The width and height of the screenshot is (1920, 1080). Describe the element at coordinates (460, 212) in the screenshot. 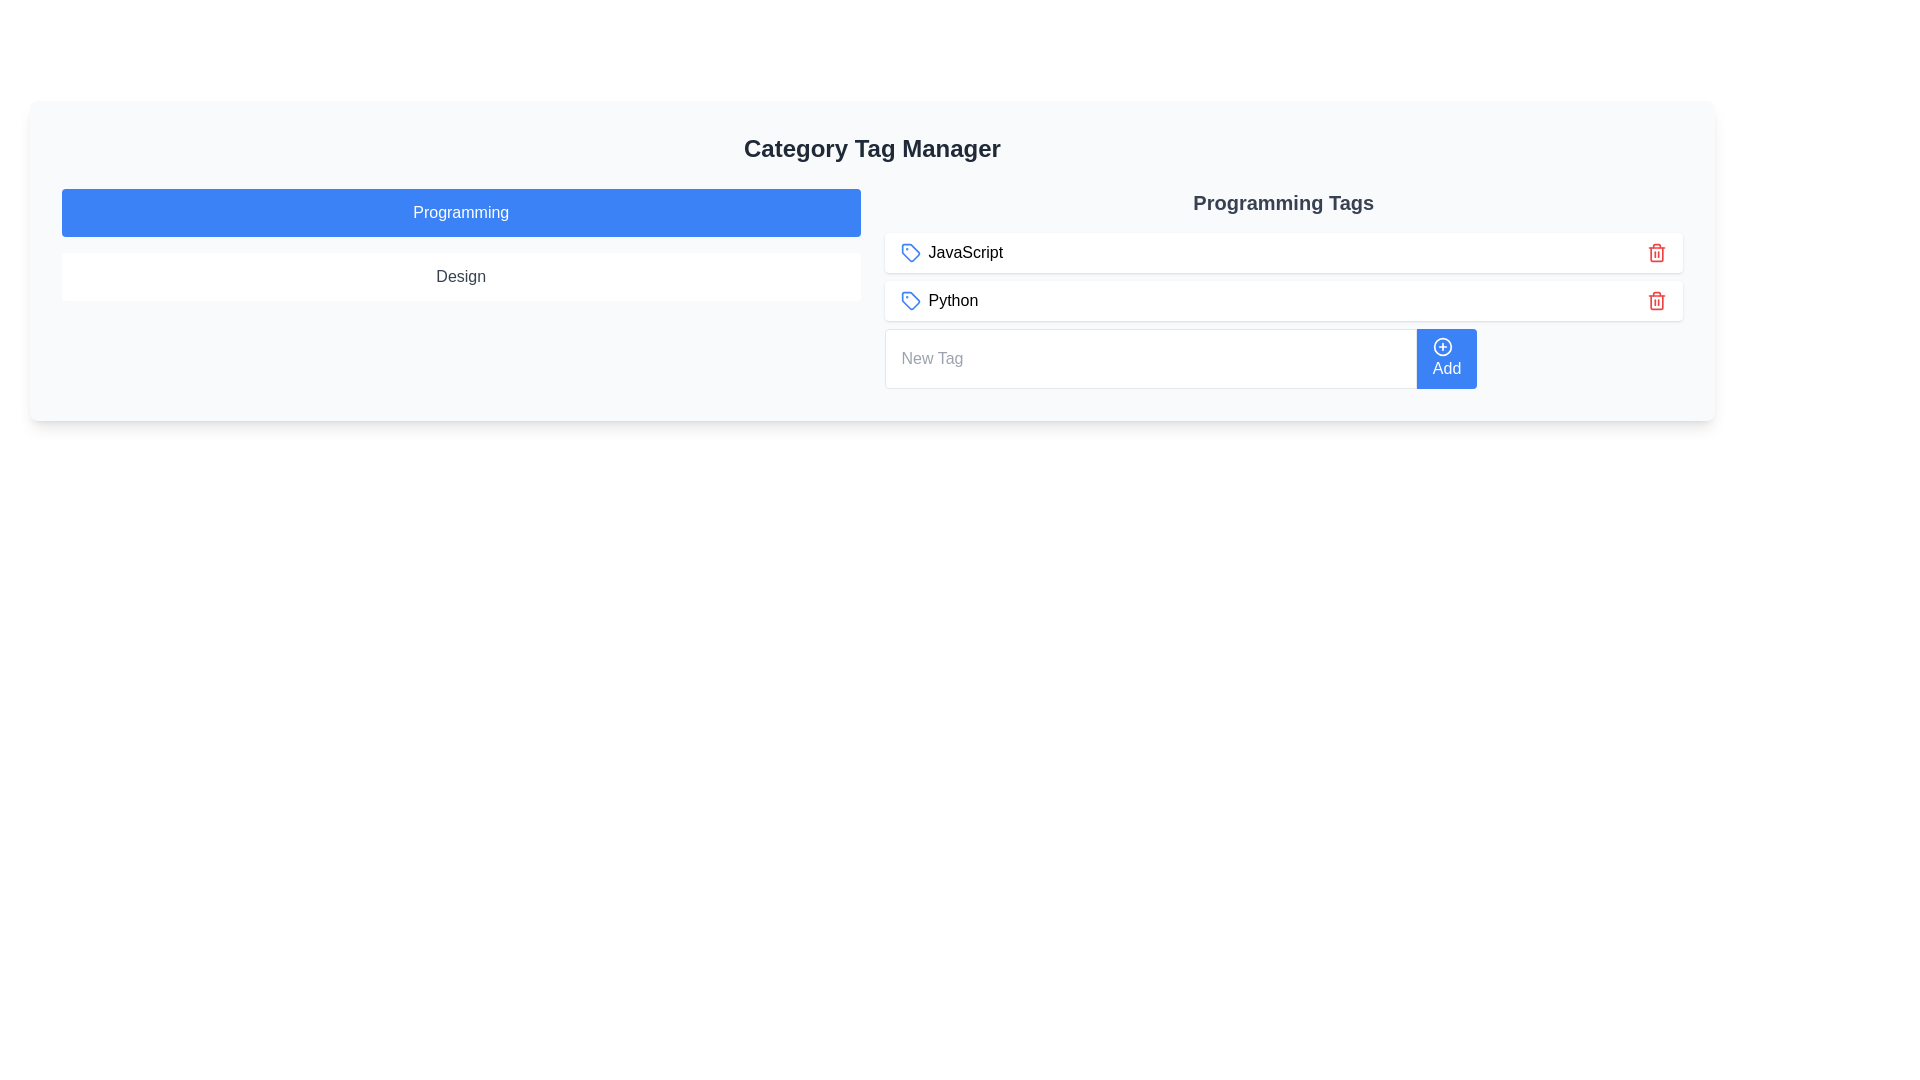

I see `the blue button labeled 'Programming'` at that location.